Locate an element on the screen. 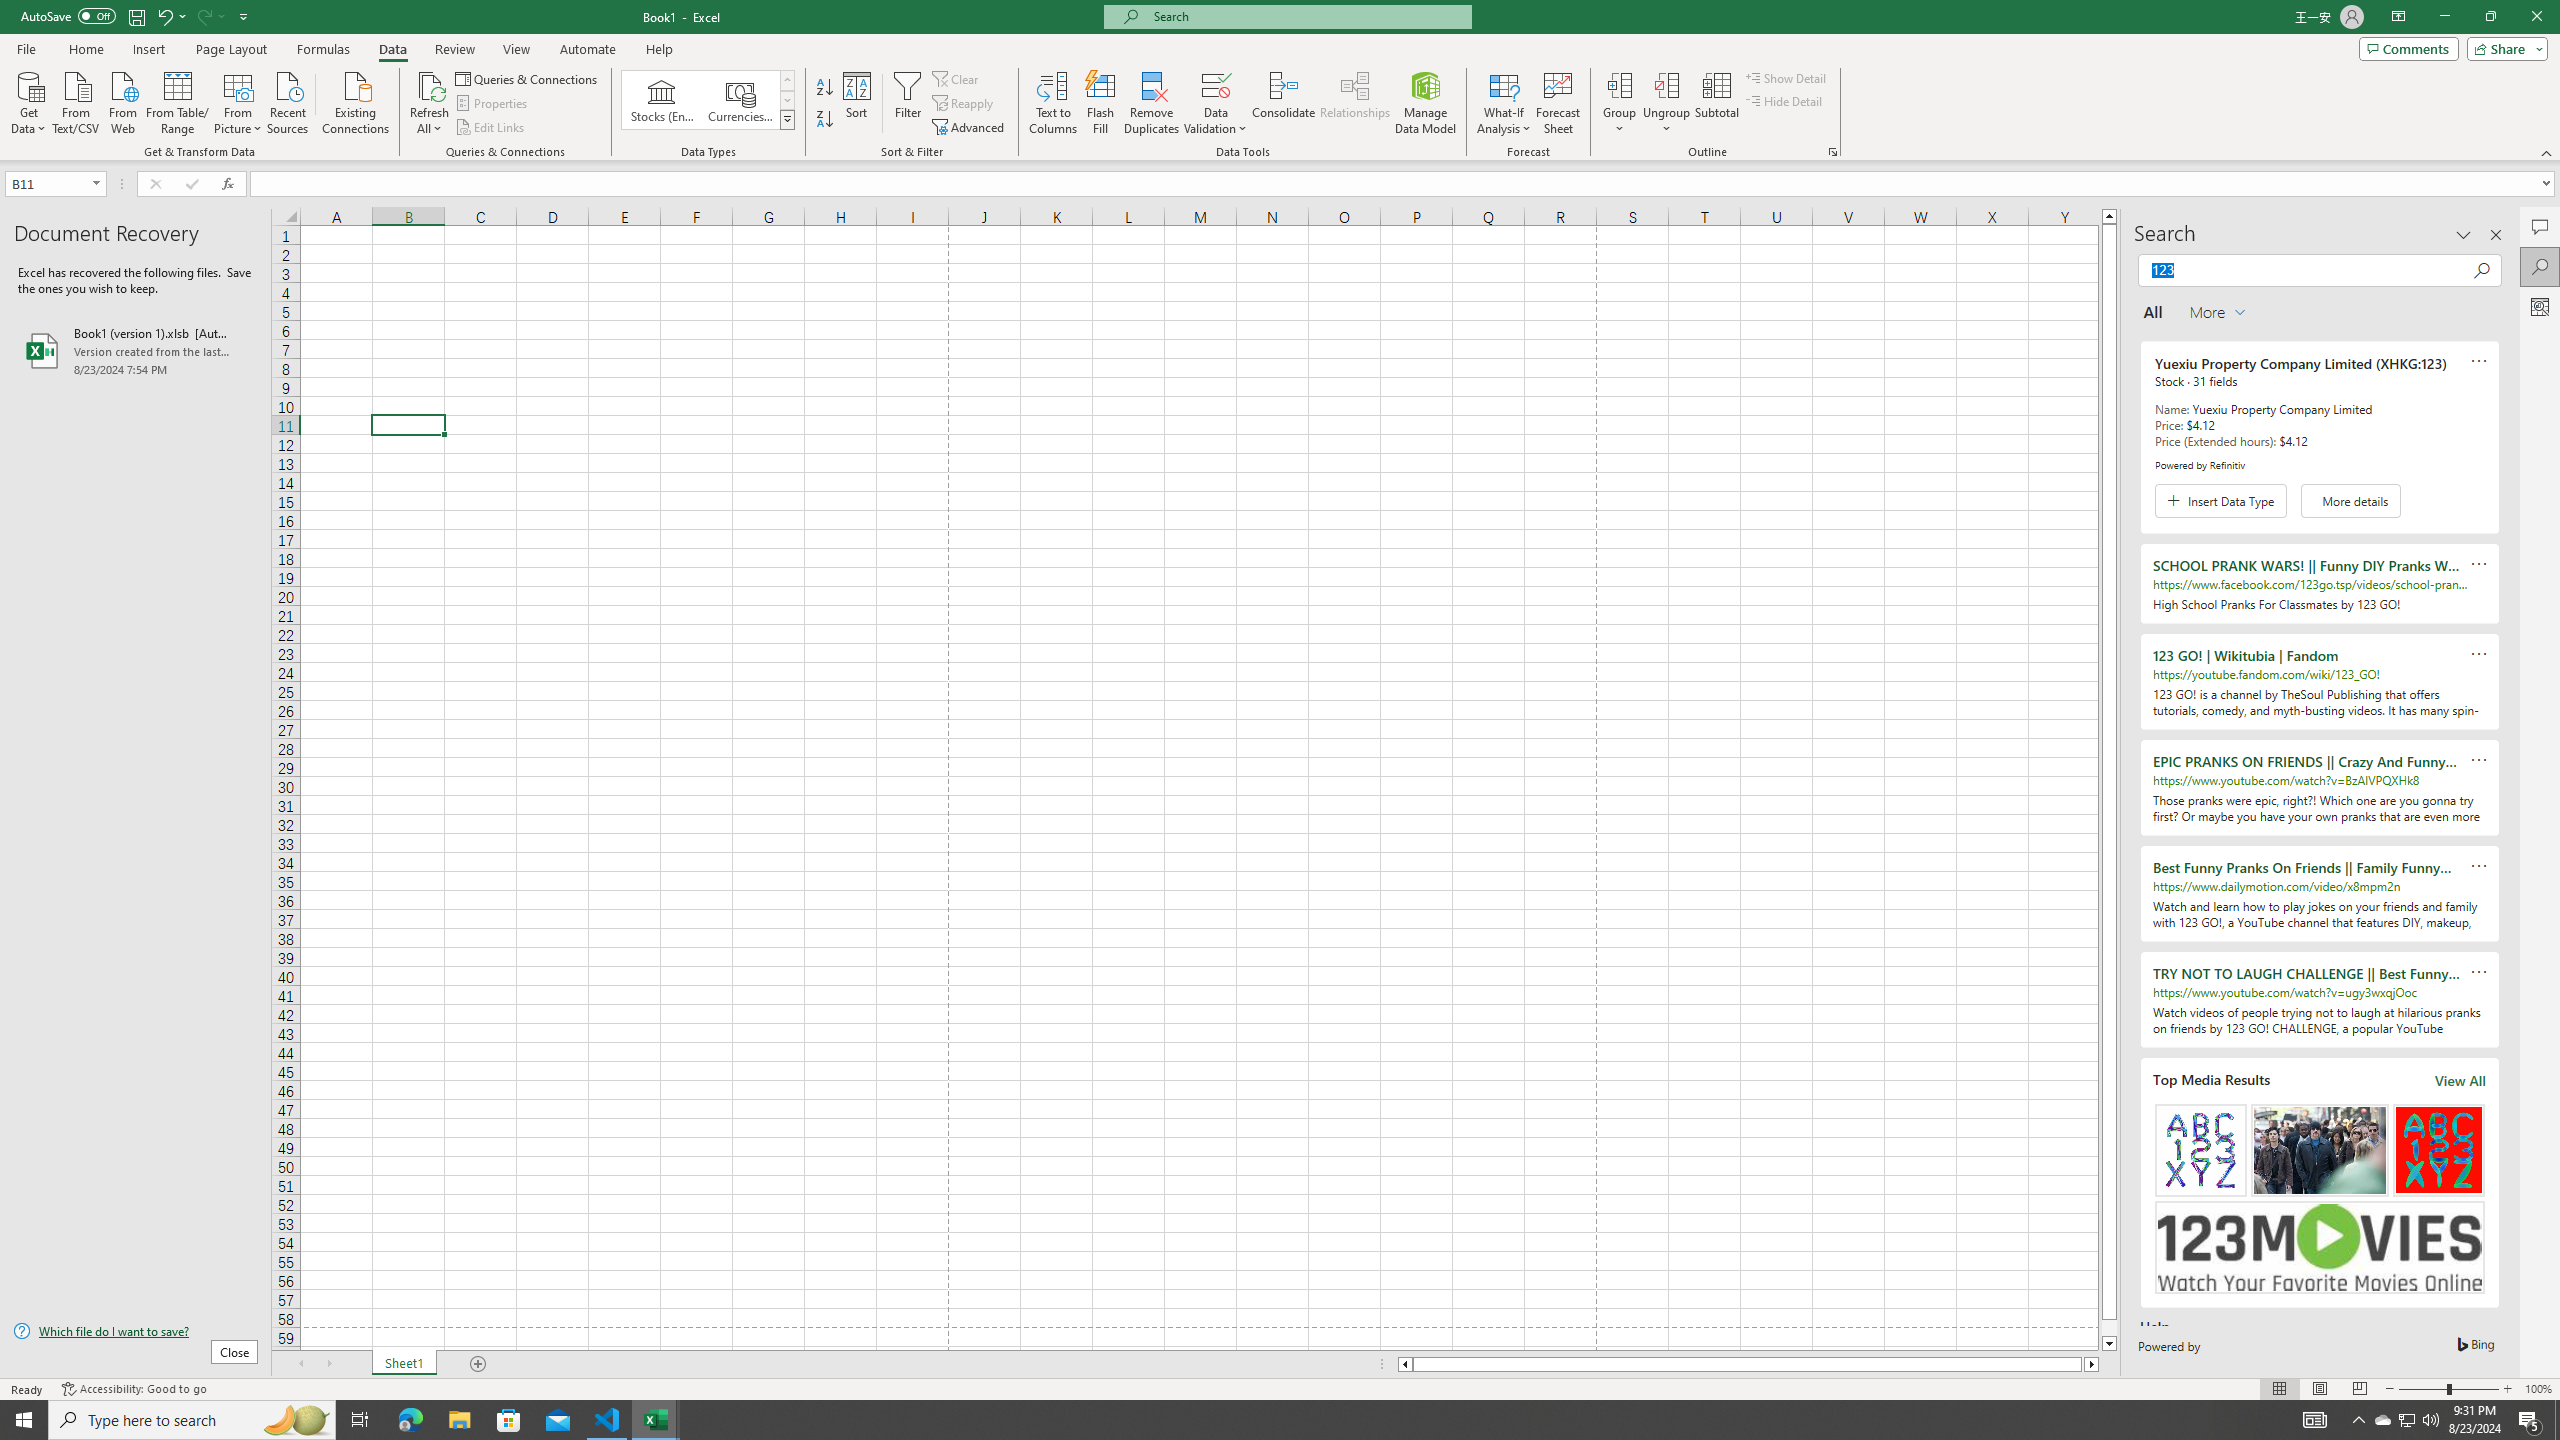 Image resolution: width=2560 pixels, height=1440 pixels. 'Advanced...' is located at coordinates (970, 127).